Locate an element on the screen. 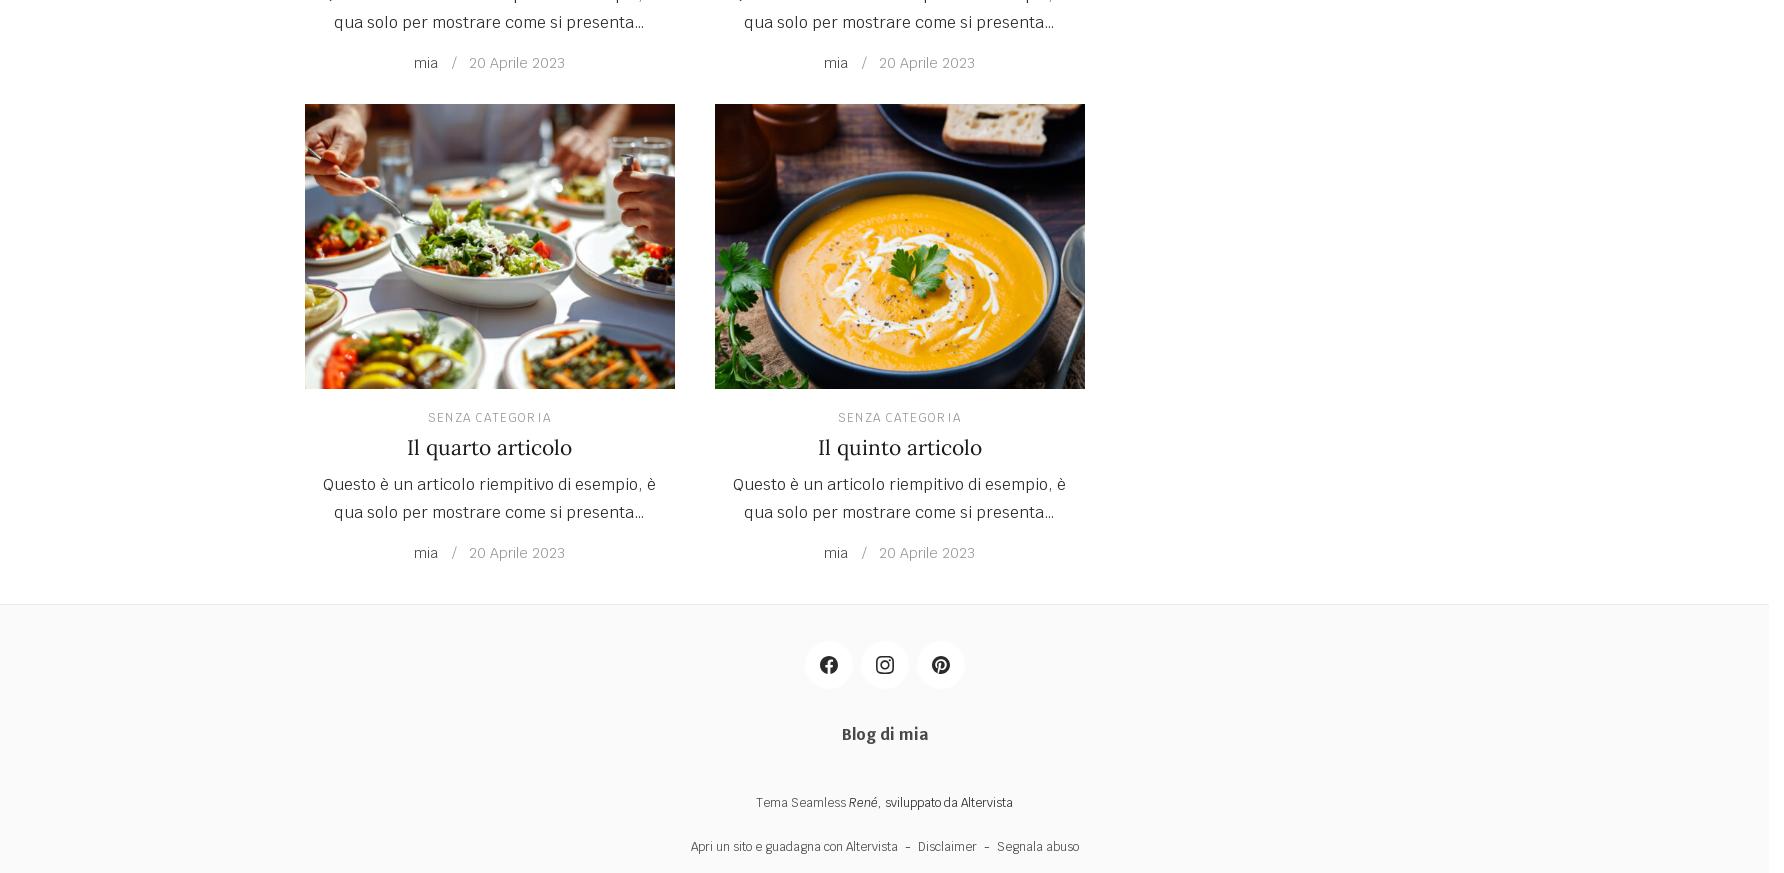  'Il quinto articolo' is located at coordinates (898, 446).